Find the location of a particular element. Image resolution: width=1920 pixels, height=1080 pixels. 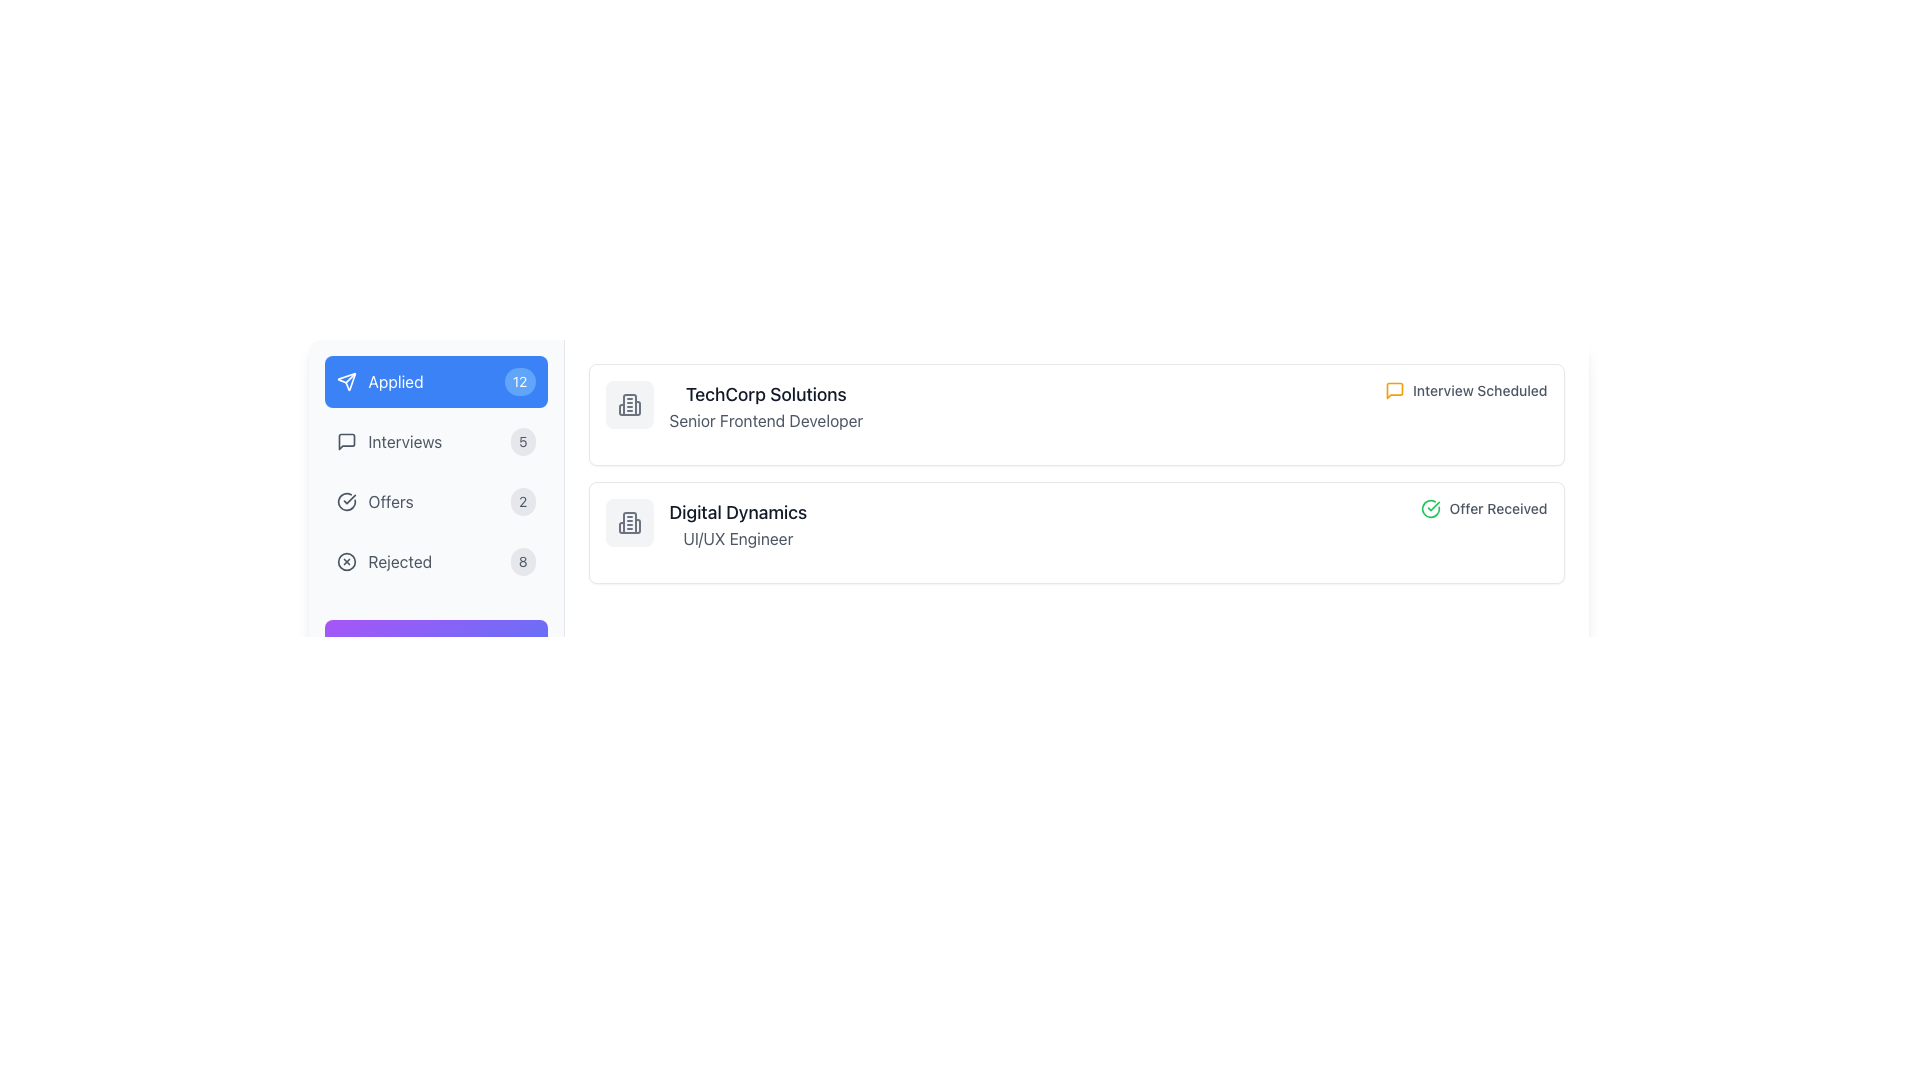

text displayed on the badge indicating the number of applications filed, located to the right of the 'Applied' button in the navigation menu is located at coordinates (520, 381).